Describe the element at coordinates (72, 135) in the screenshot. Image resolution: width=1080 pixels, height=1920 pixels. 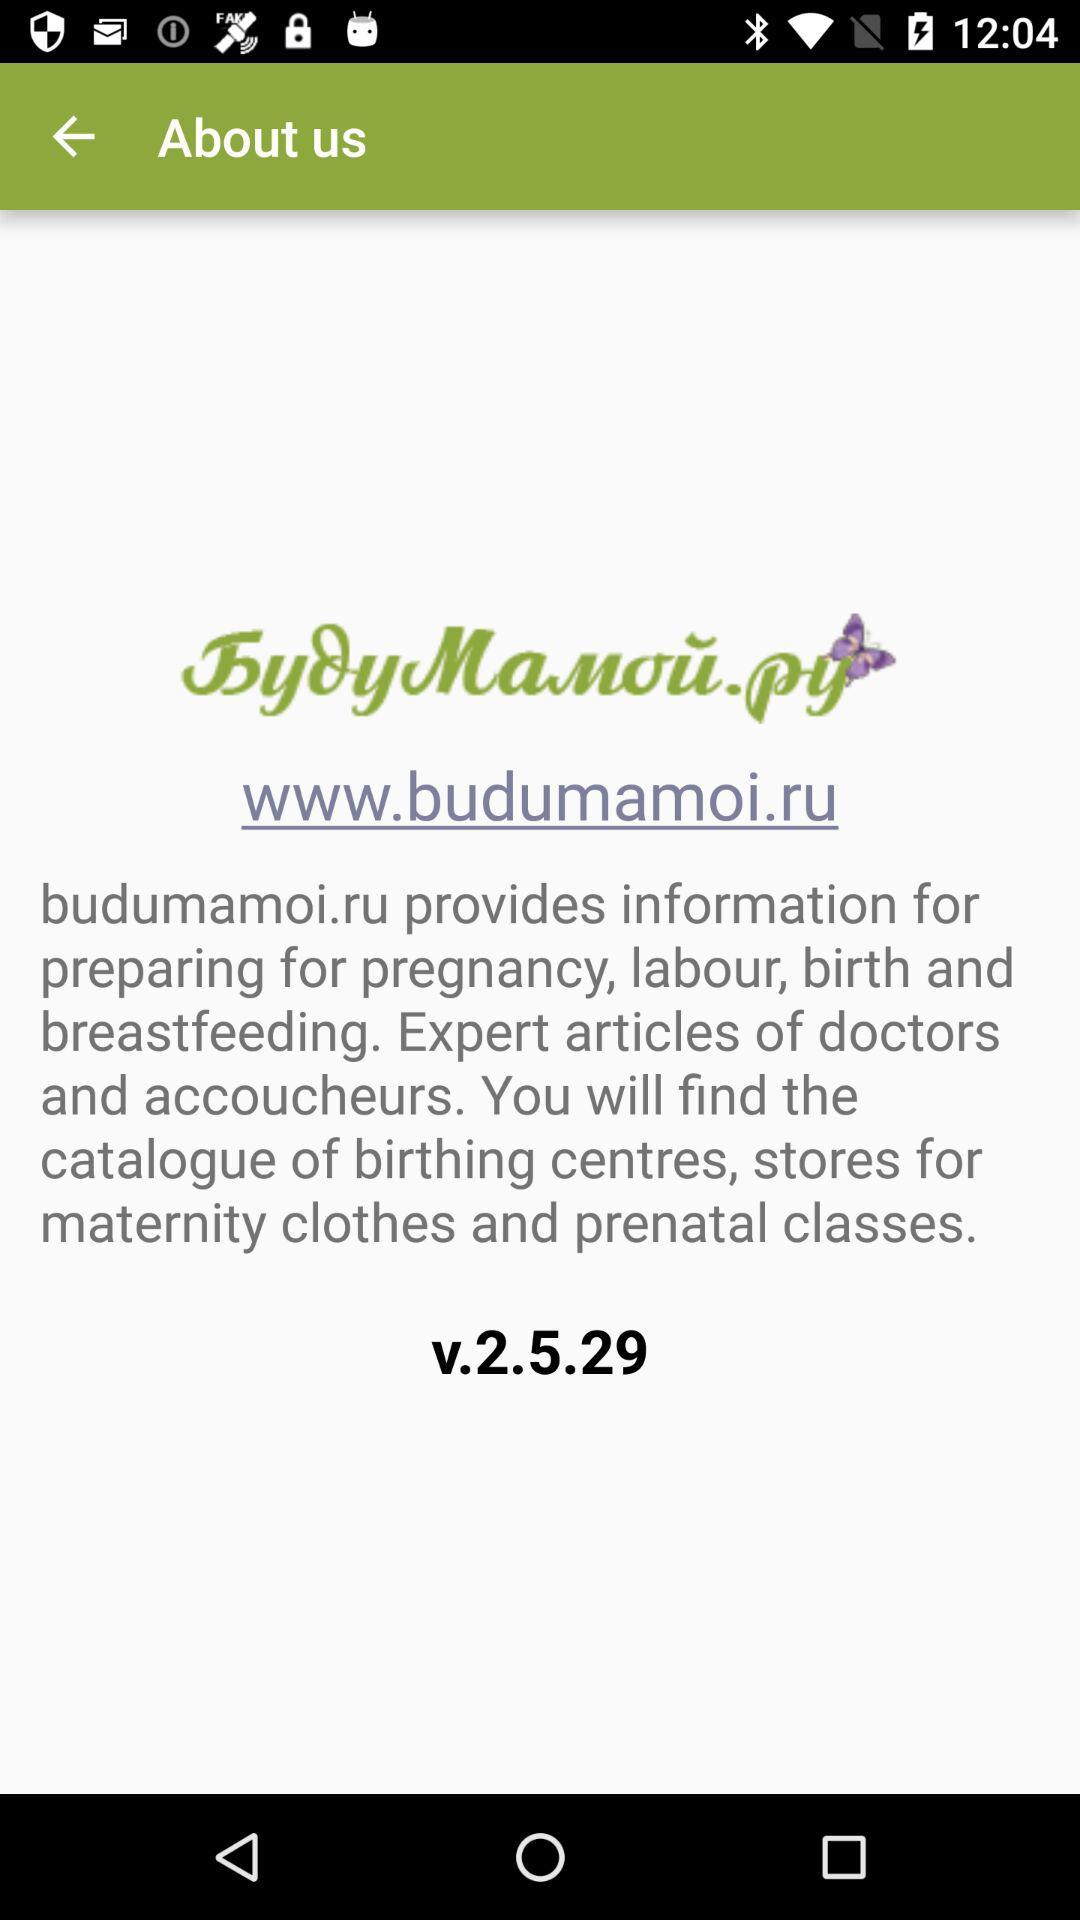
I see `the item next to the about us icon` at that location.